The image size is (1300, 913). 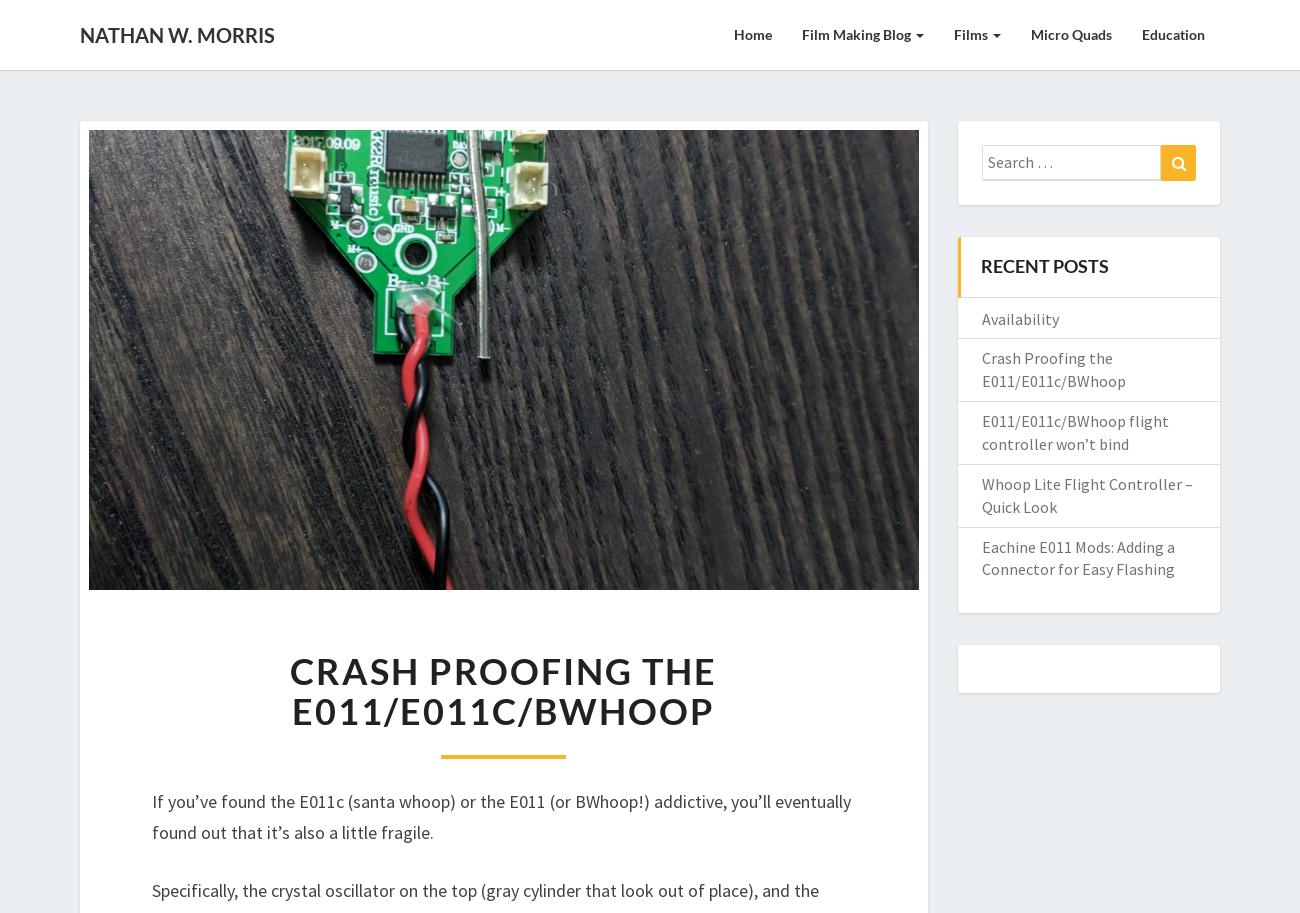 I want to click on 'Micro Quads', so click(x=1071, y=34).